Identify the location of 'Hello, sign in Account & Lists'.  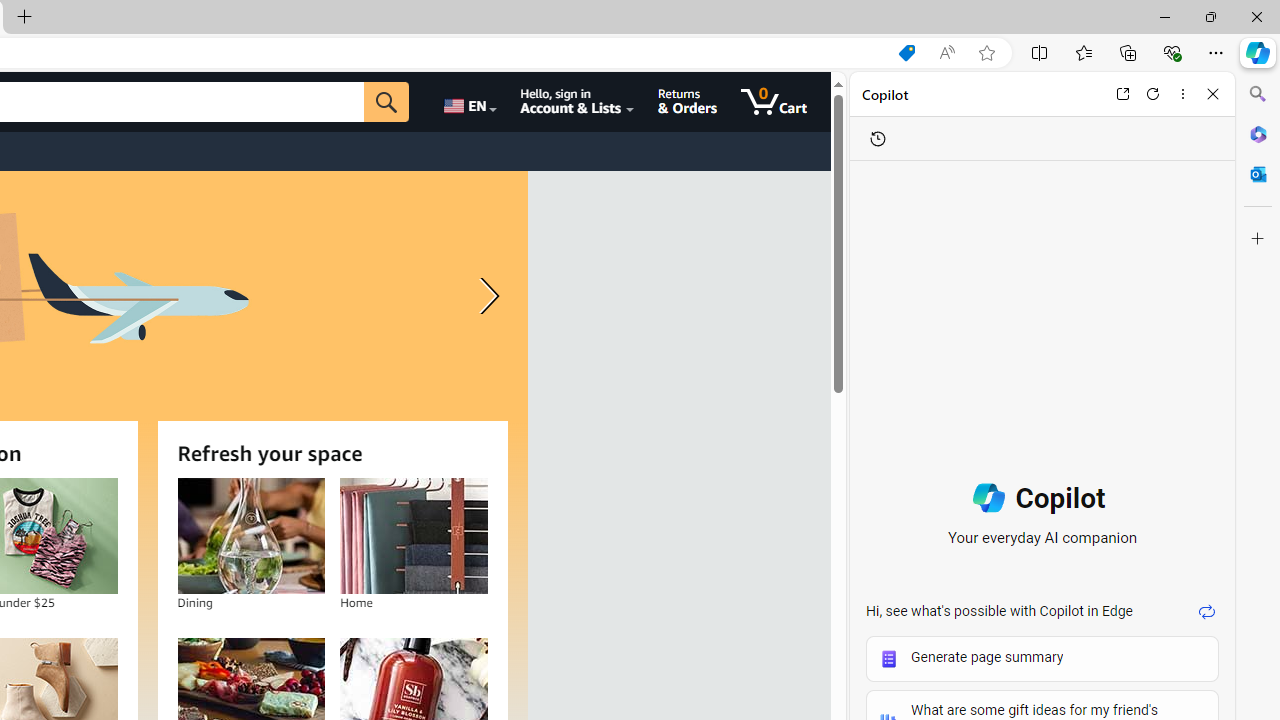
(576, 101).